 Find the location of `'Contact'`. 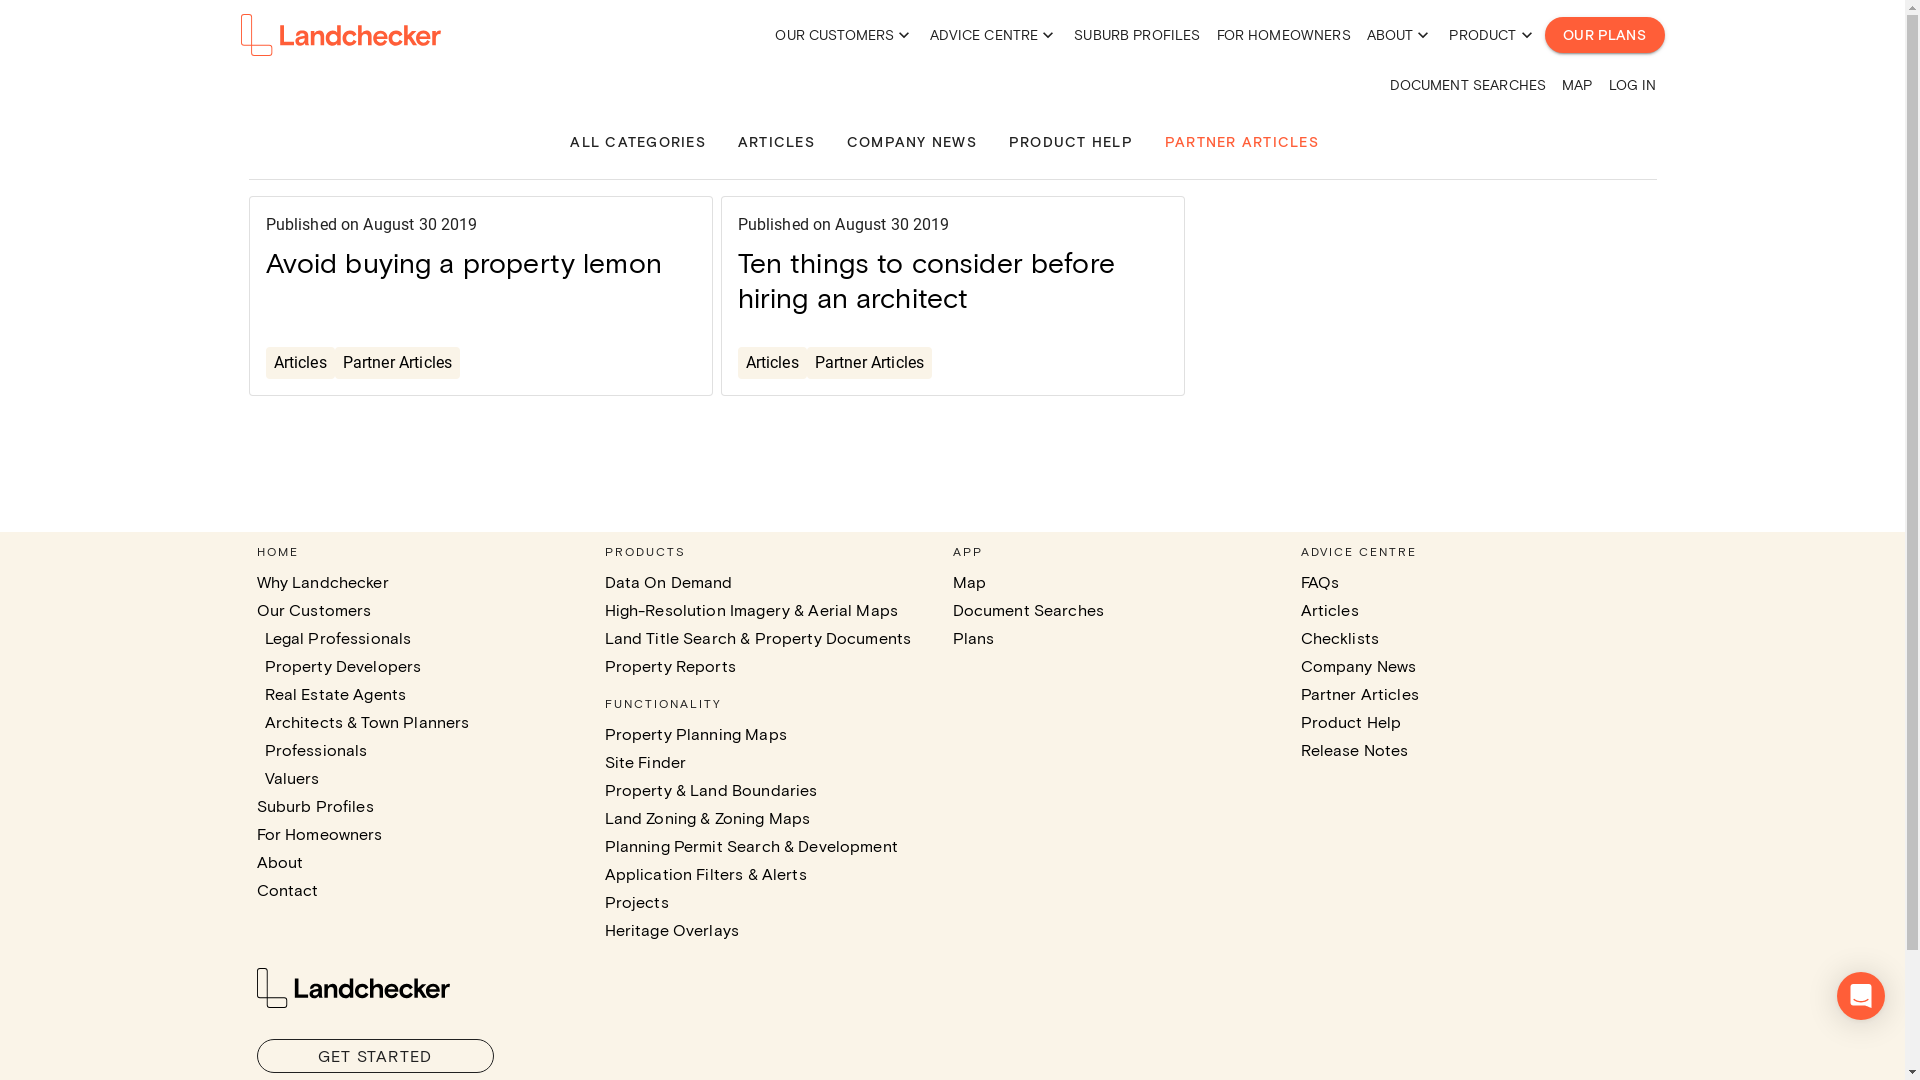

'Contact' is located at coordinates (286, 889).